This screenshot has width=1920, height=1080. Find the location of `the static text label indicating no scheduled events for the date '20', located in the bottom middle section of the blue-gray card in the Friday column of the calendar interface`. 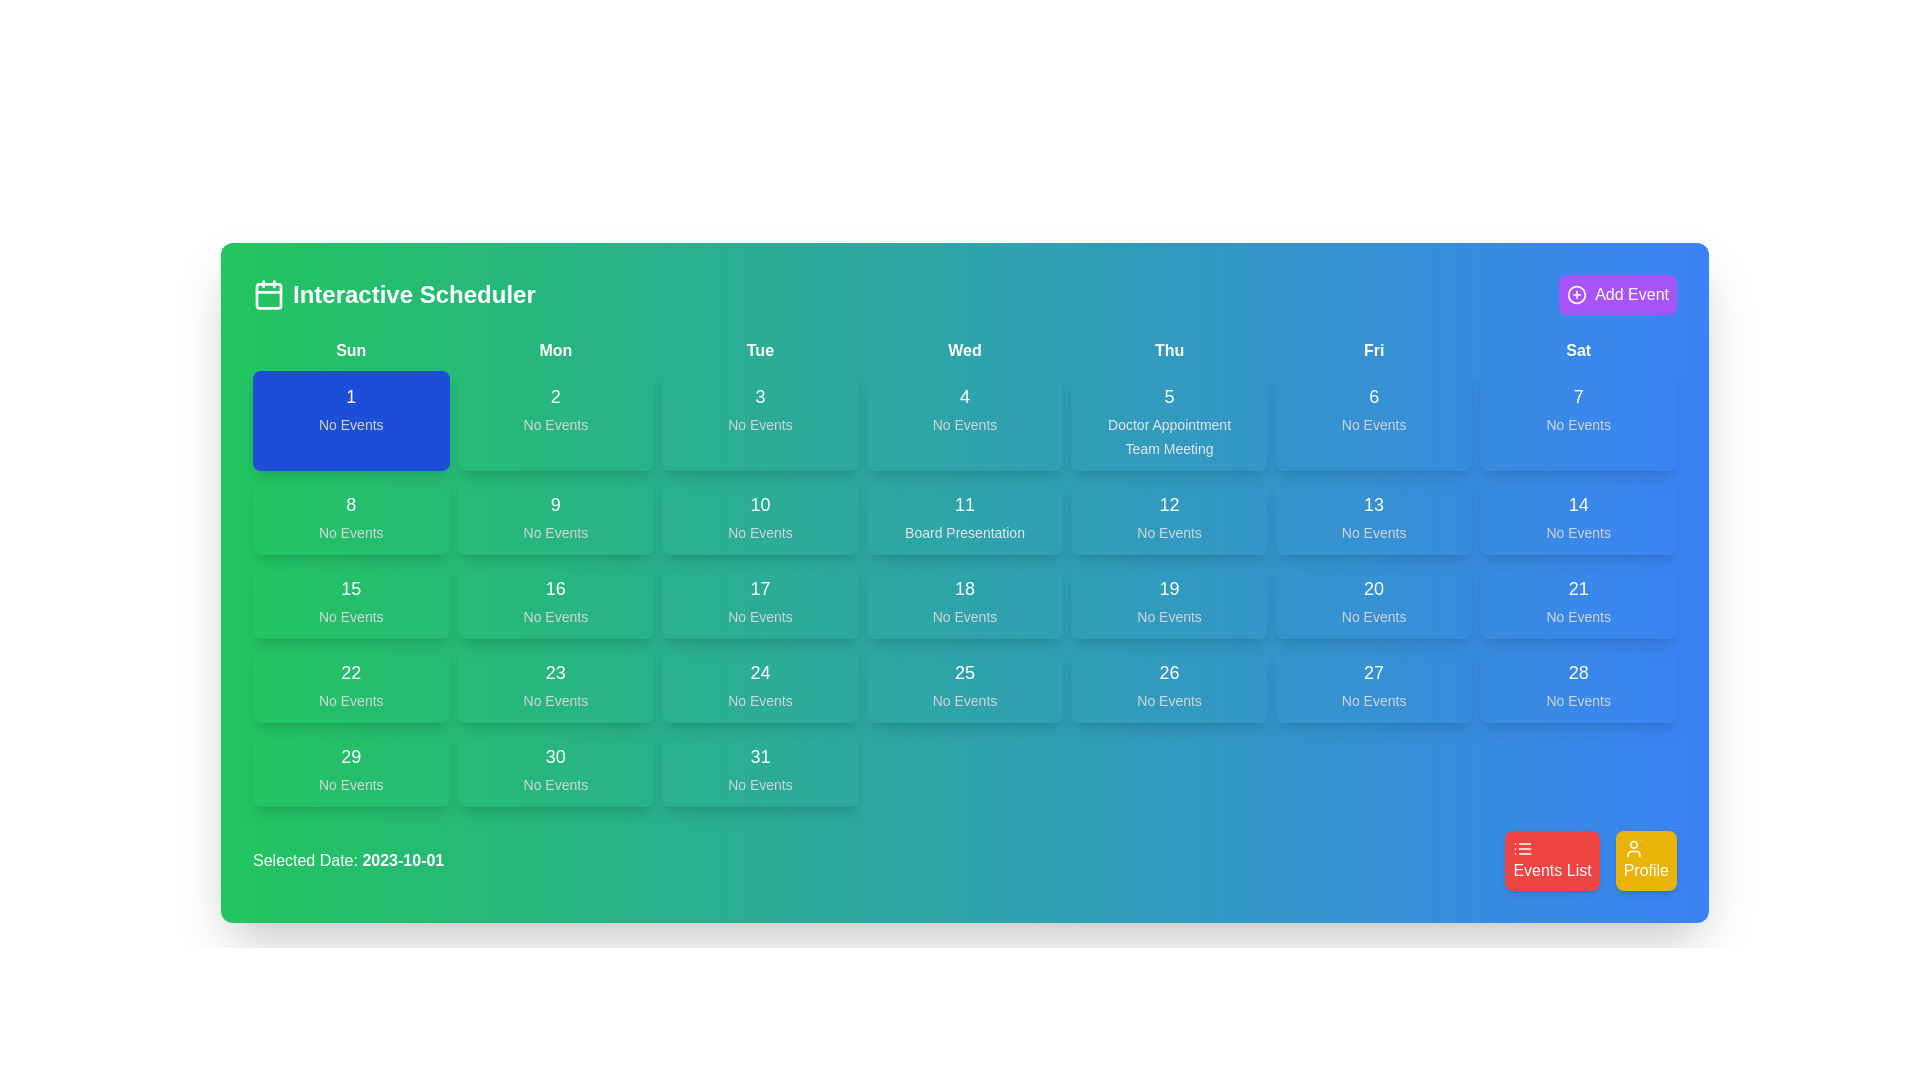

the static text label indicating no scheduled events for the date '20', located in the bottom middle section of the blue-gray card in the Friday column of the calendar interface is located at coordinates (1373, 616).